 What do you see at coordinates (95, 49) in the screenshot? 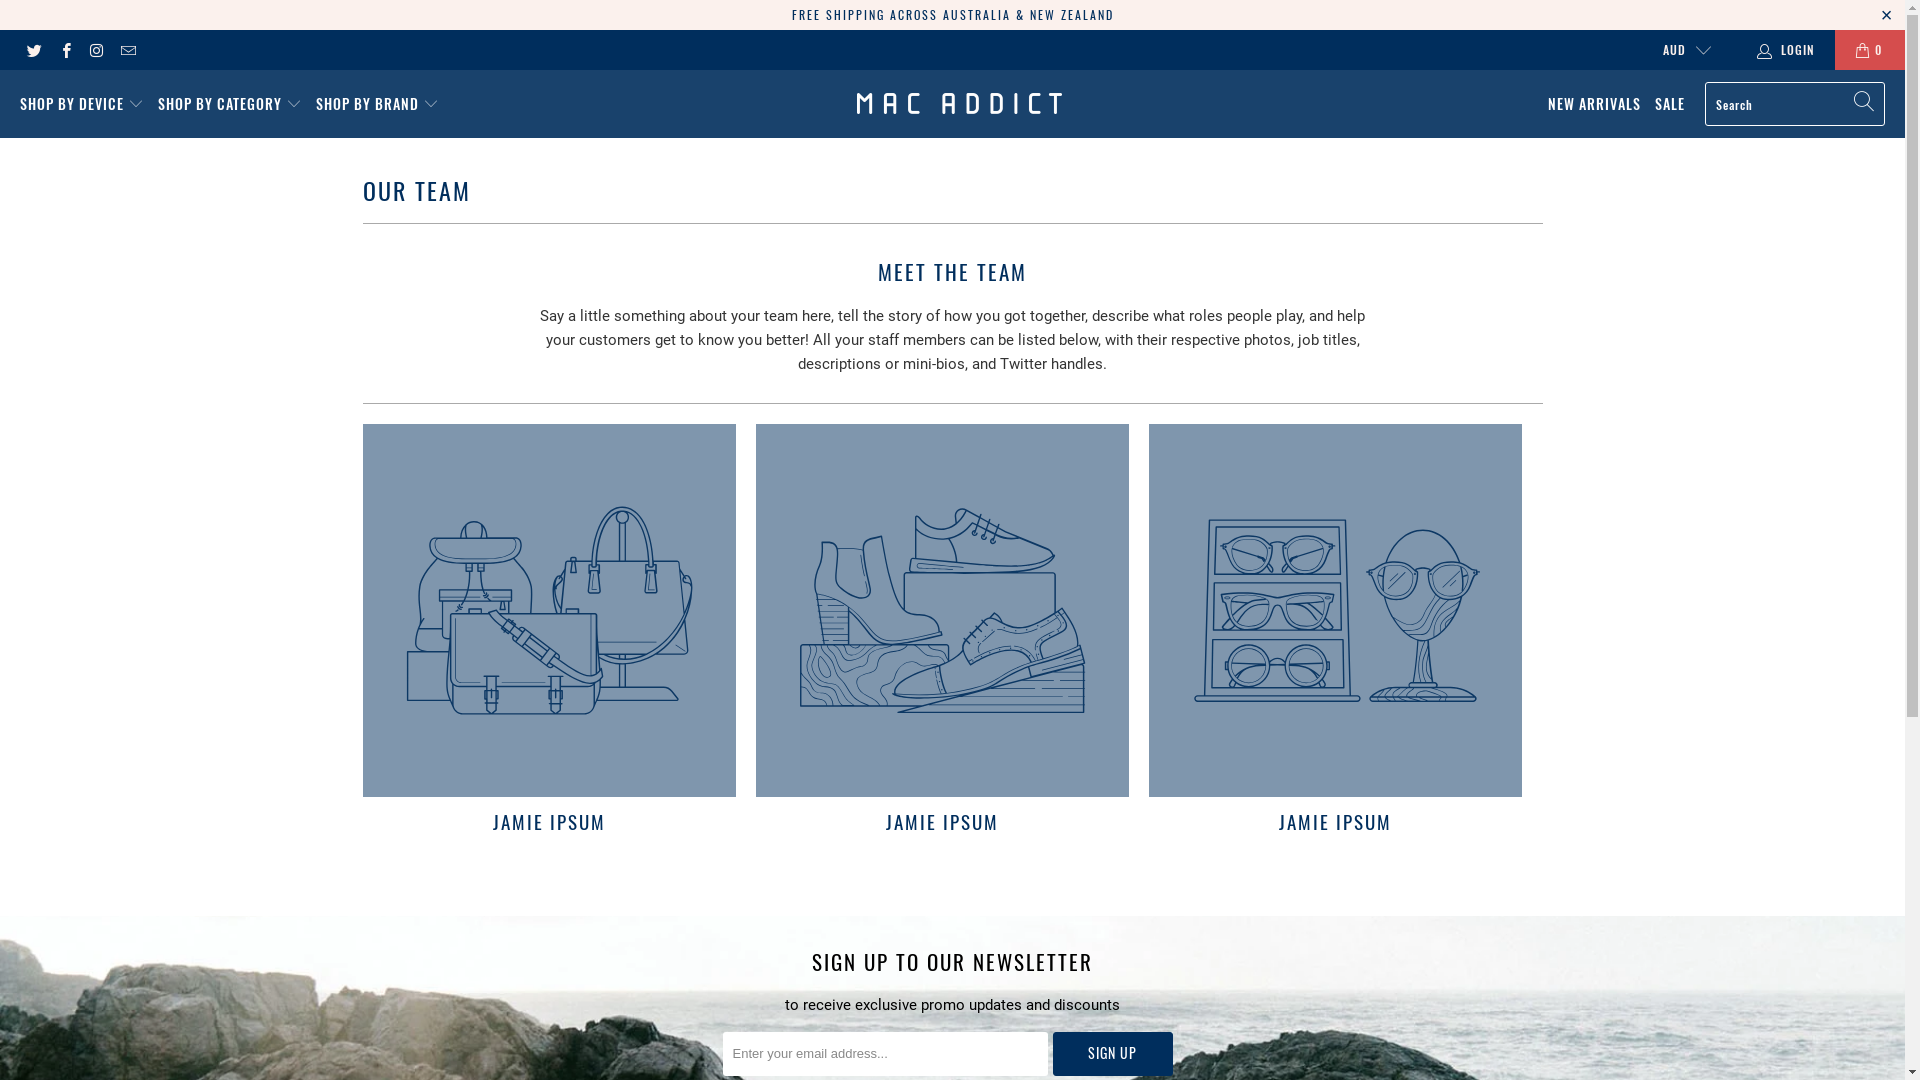
I see `'Mac Addict on Instagram'` at bounding box center [95, 49].